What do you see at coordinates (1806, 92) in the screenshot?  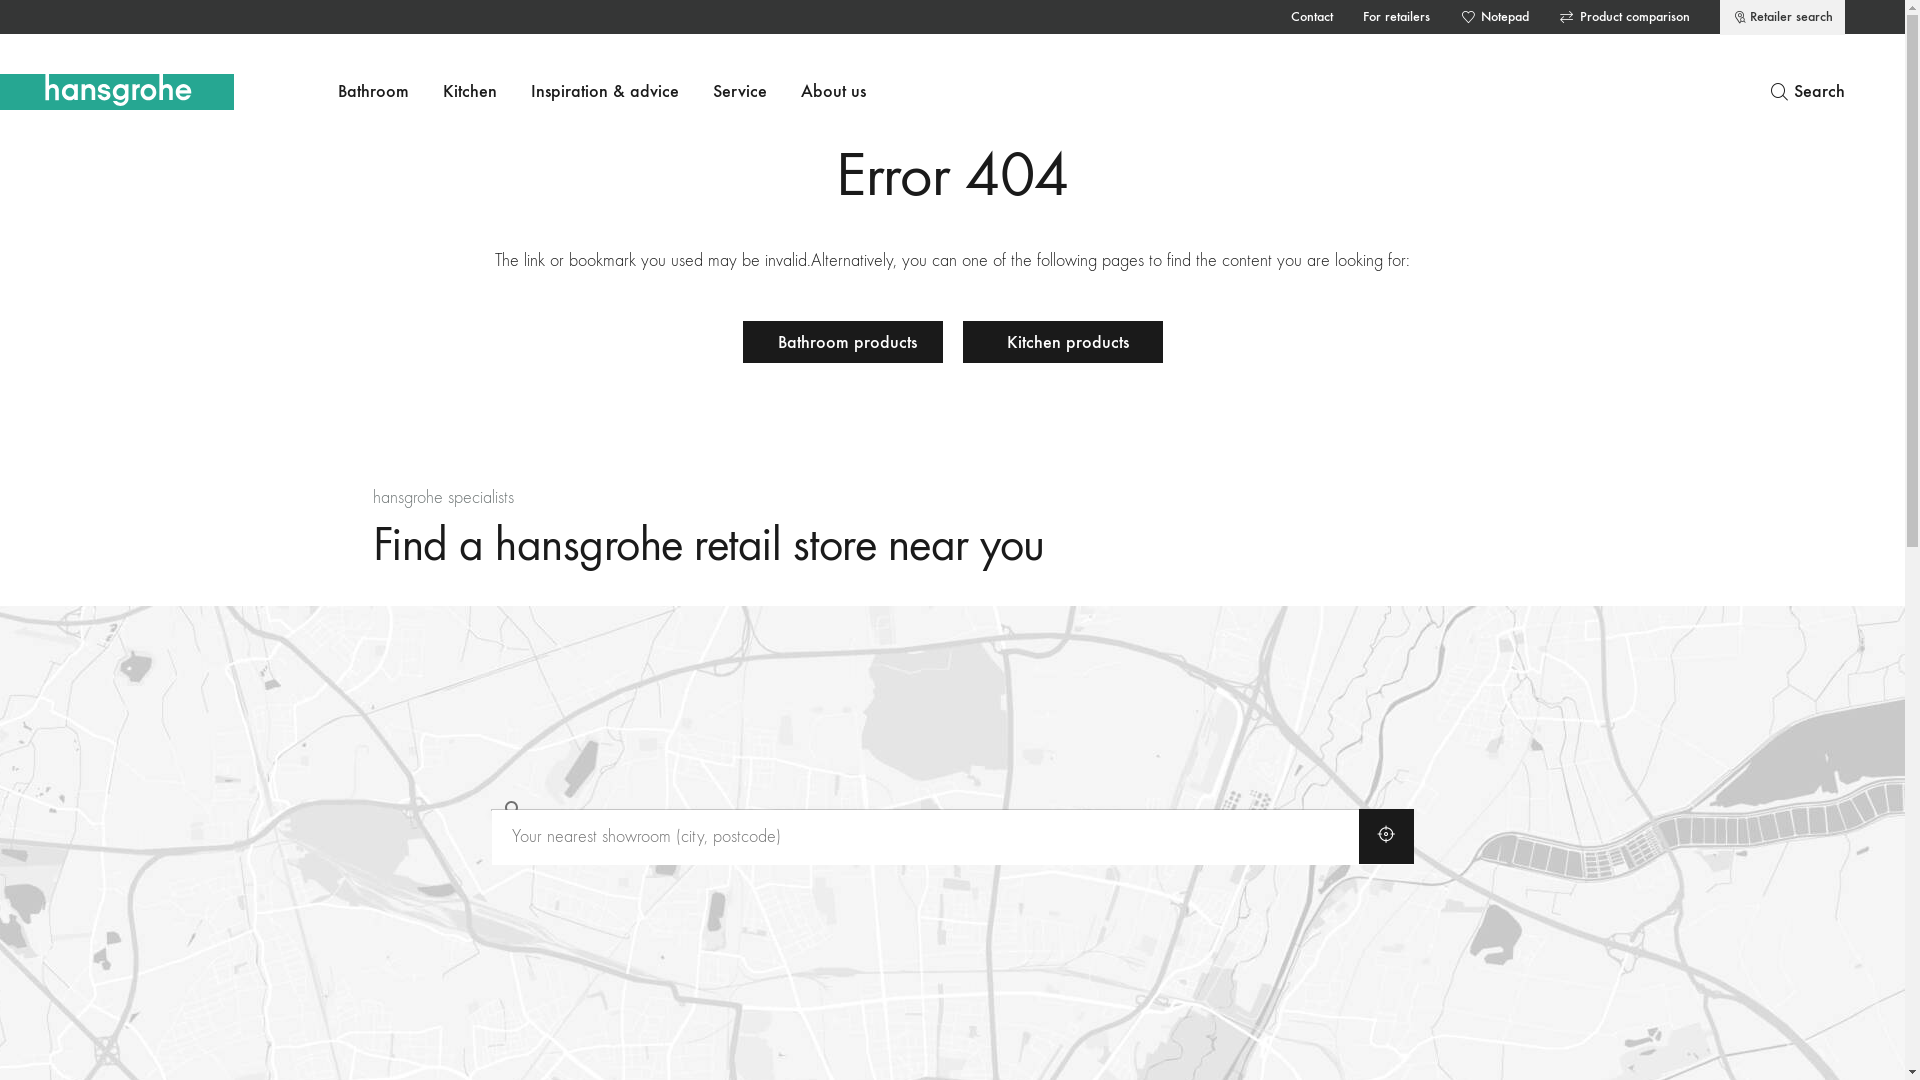 I see `'Search'` at bounding box center [1806, 92].